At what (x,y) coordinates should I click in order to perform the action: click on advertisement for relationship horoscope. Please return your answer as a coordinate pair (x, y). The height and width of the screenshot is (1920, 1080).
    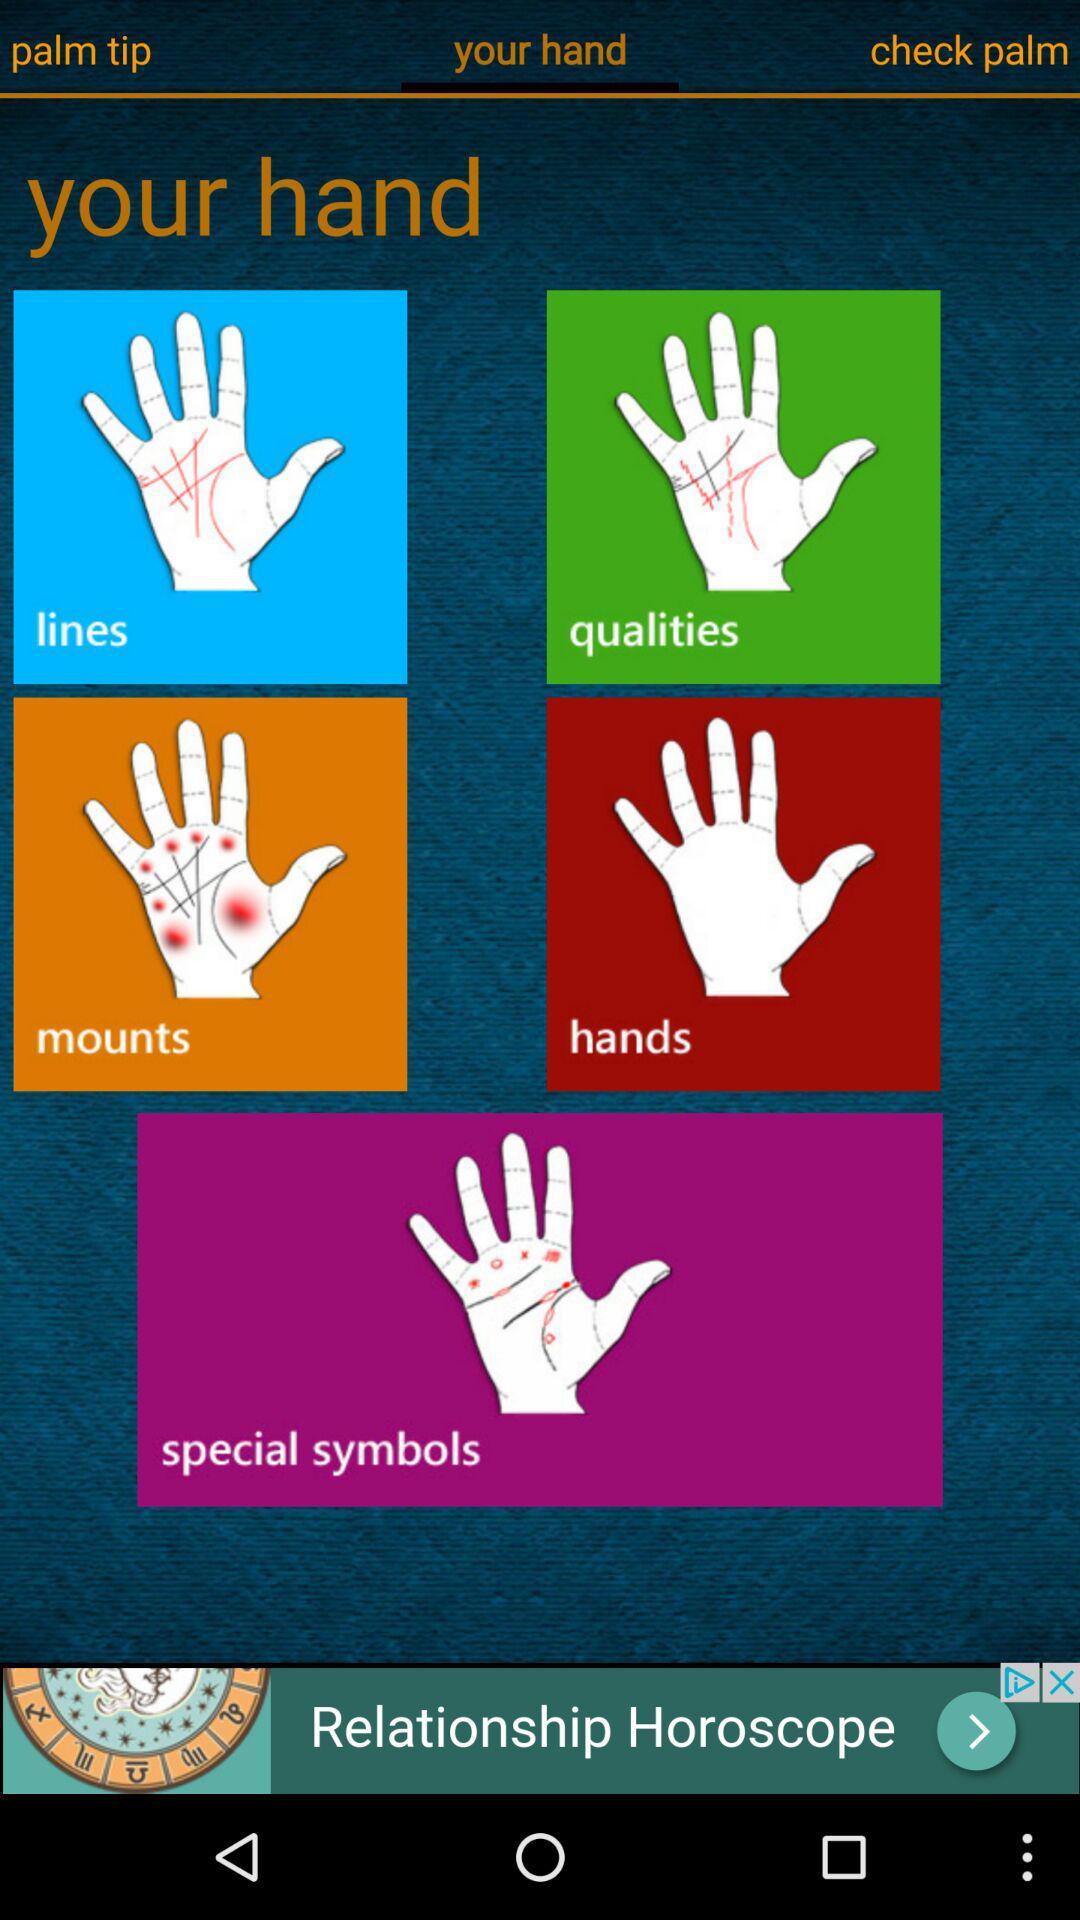
    Looking at the image, I should click on (540, 1727).